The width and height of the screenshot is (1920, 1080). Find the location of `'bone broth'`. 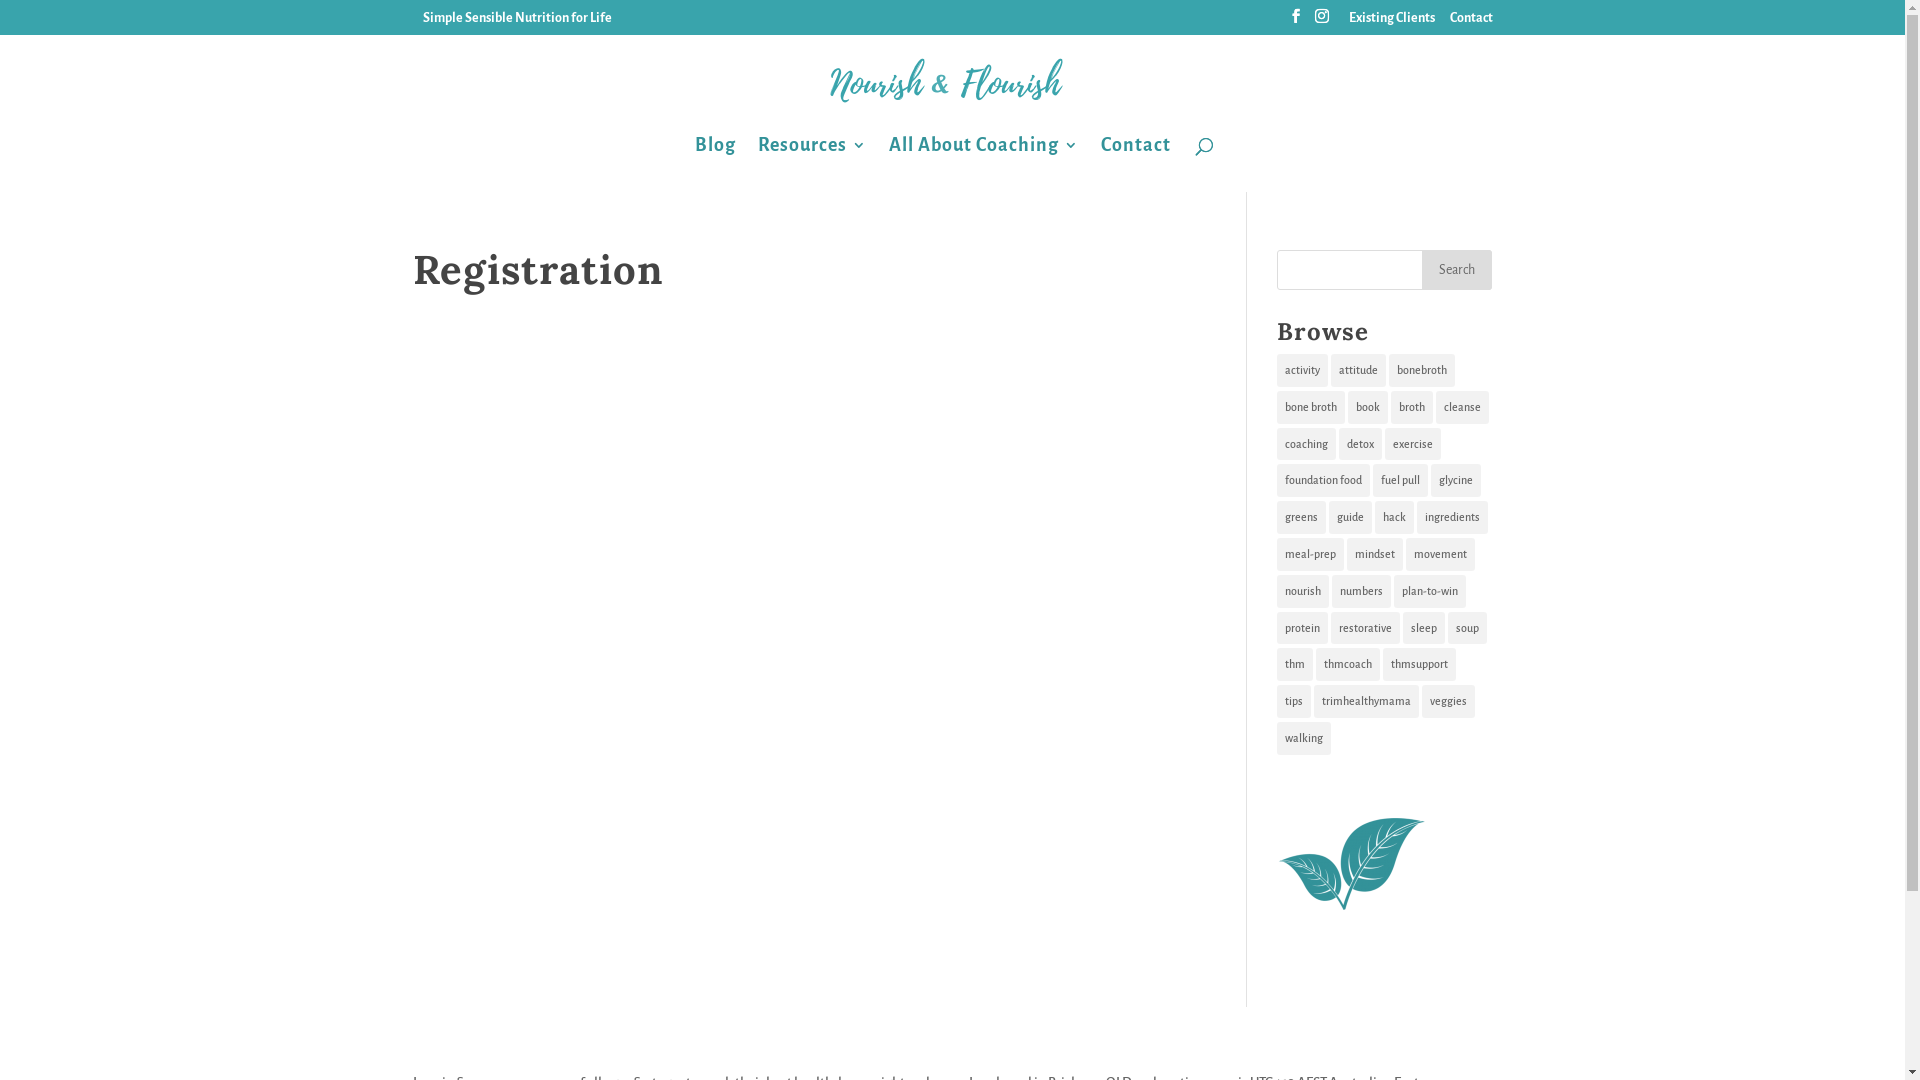

'bone broth' is located at coordinates (1275, 406).